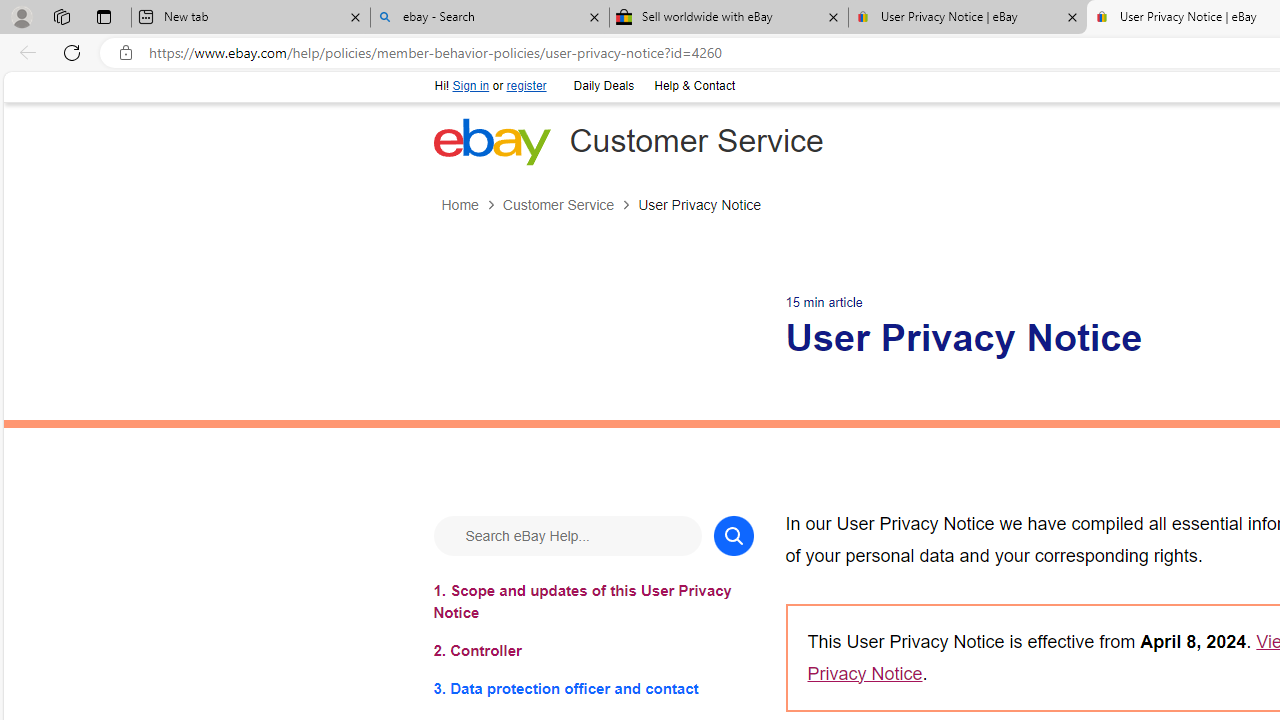  I want to click on 'Sell worldwide with eBay', so click(728, 17).